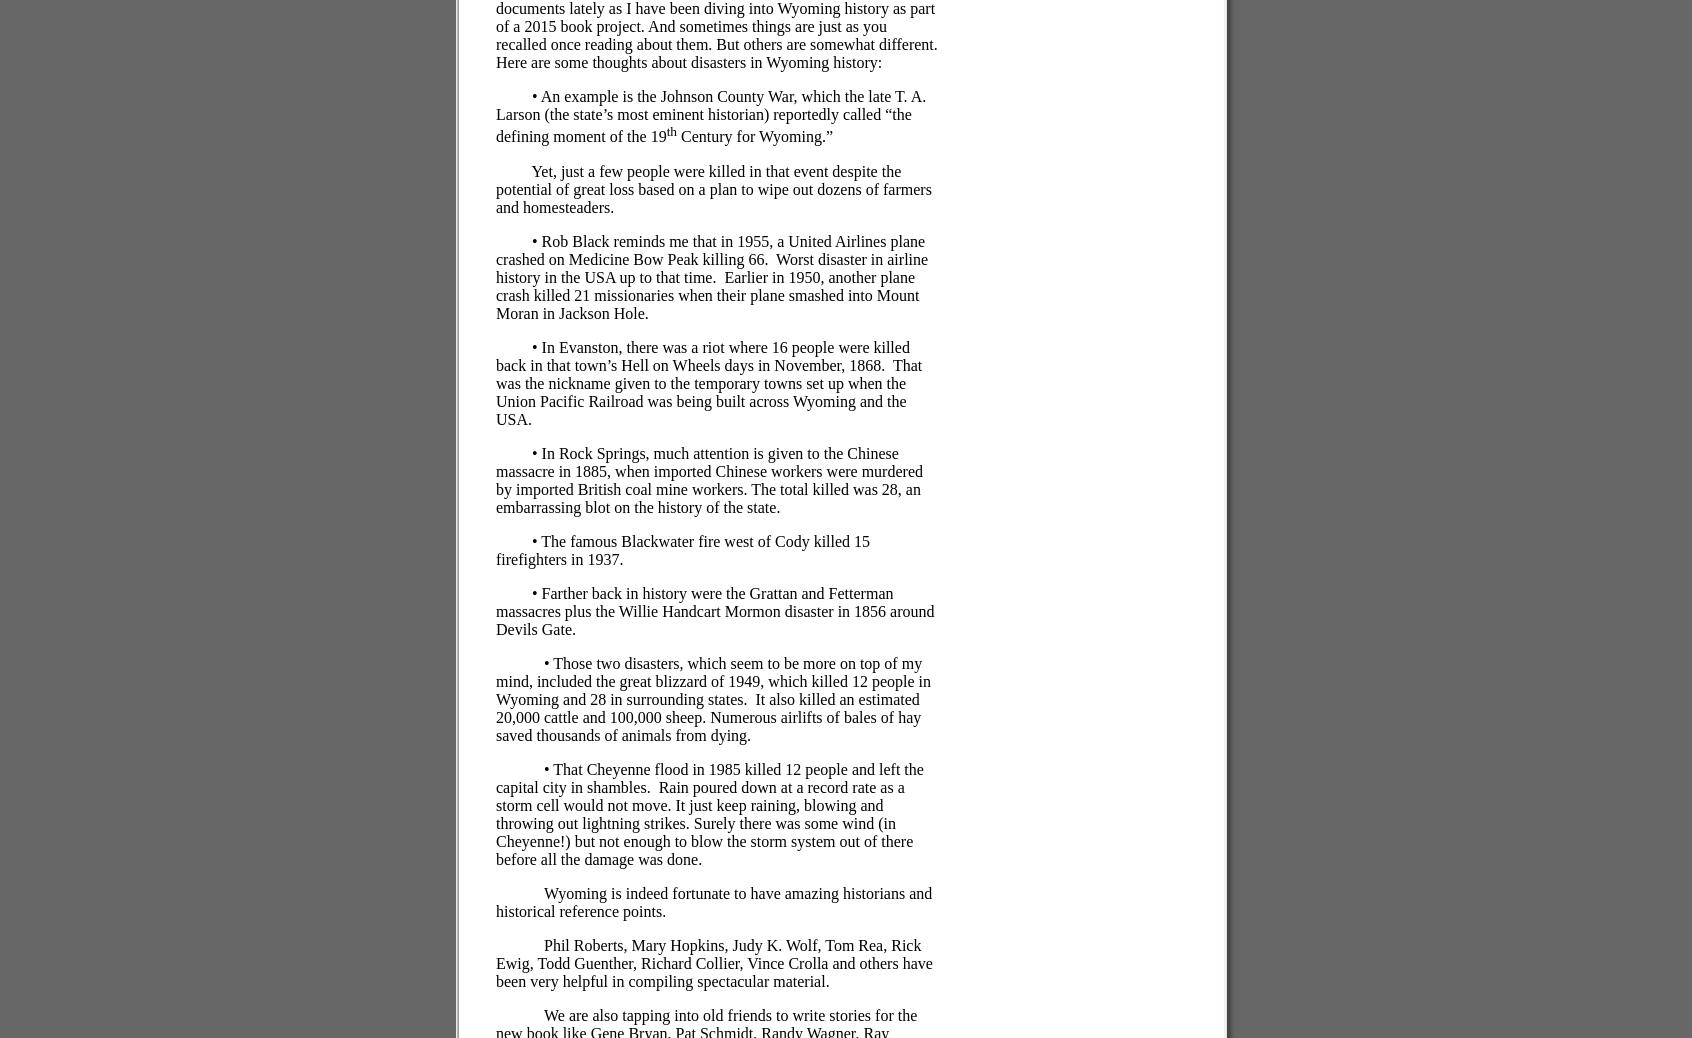  Describe the element at coordinates (709, 248) in the screenshot. I see `'• Rob Black
reminds me that in 1955, a United Airlines plane crashed on Medicine Bow Peak
killing 66.'` at that location.